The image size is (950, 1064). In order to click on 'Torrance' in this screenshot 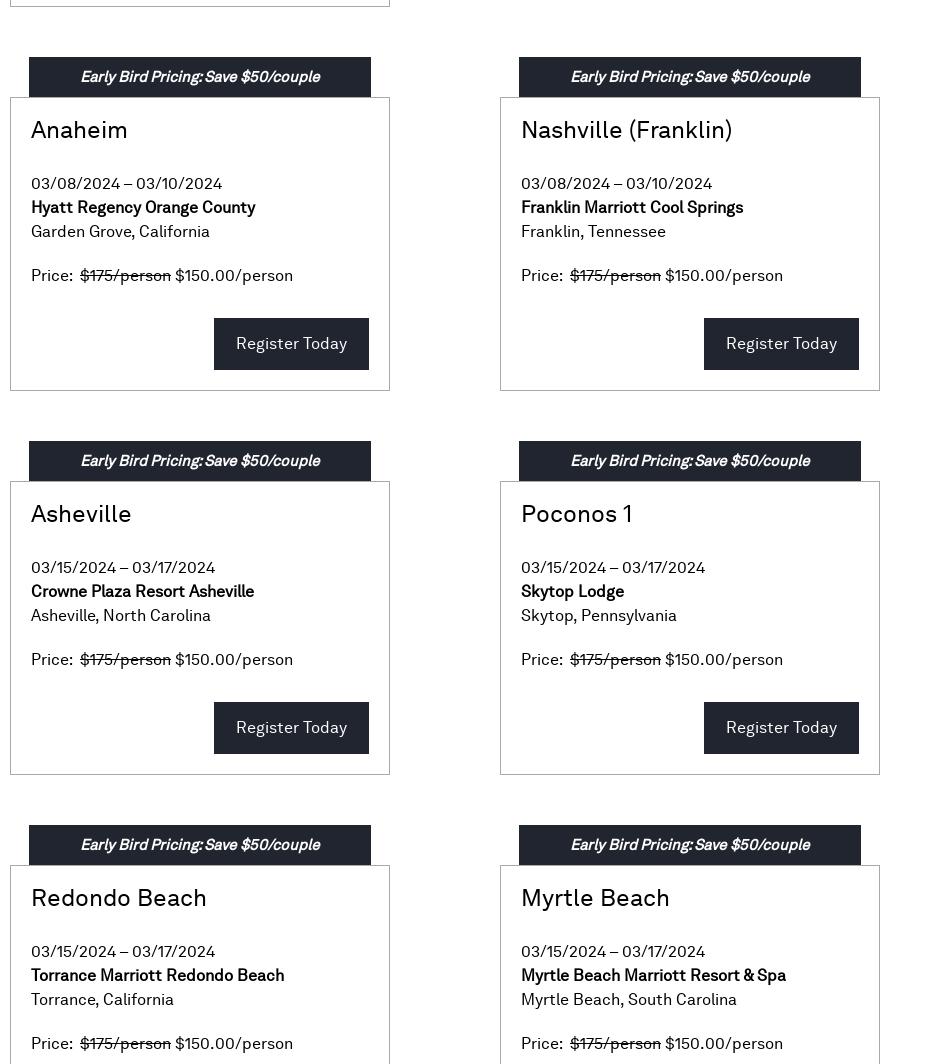, I will do `click(62, 999)`.